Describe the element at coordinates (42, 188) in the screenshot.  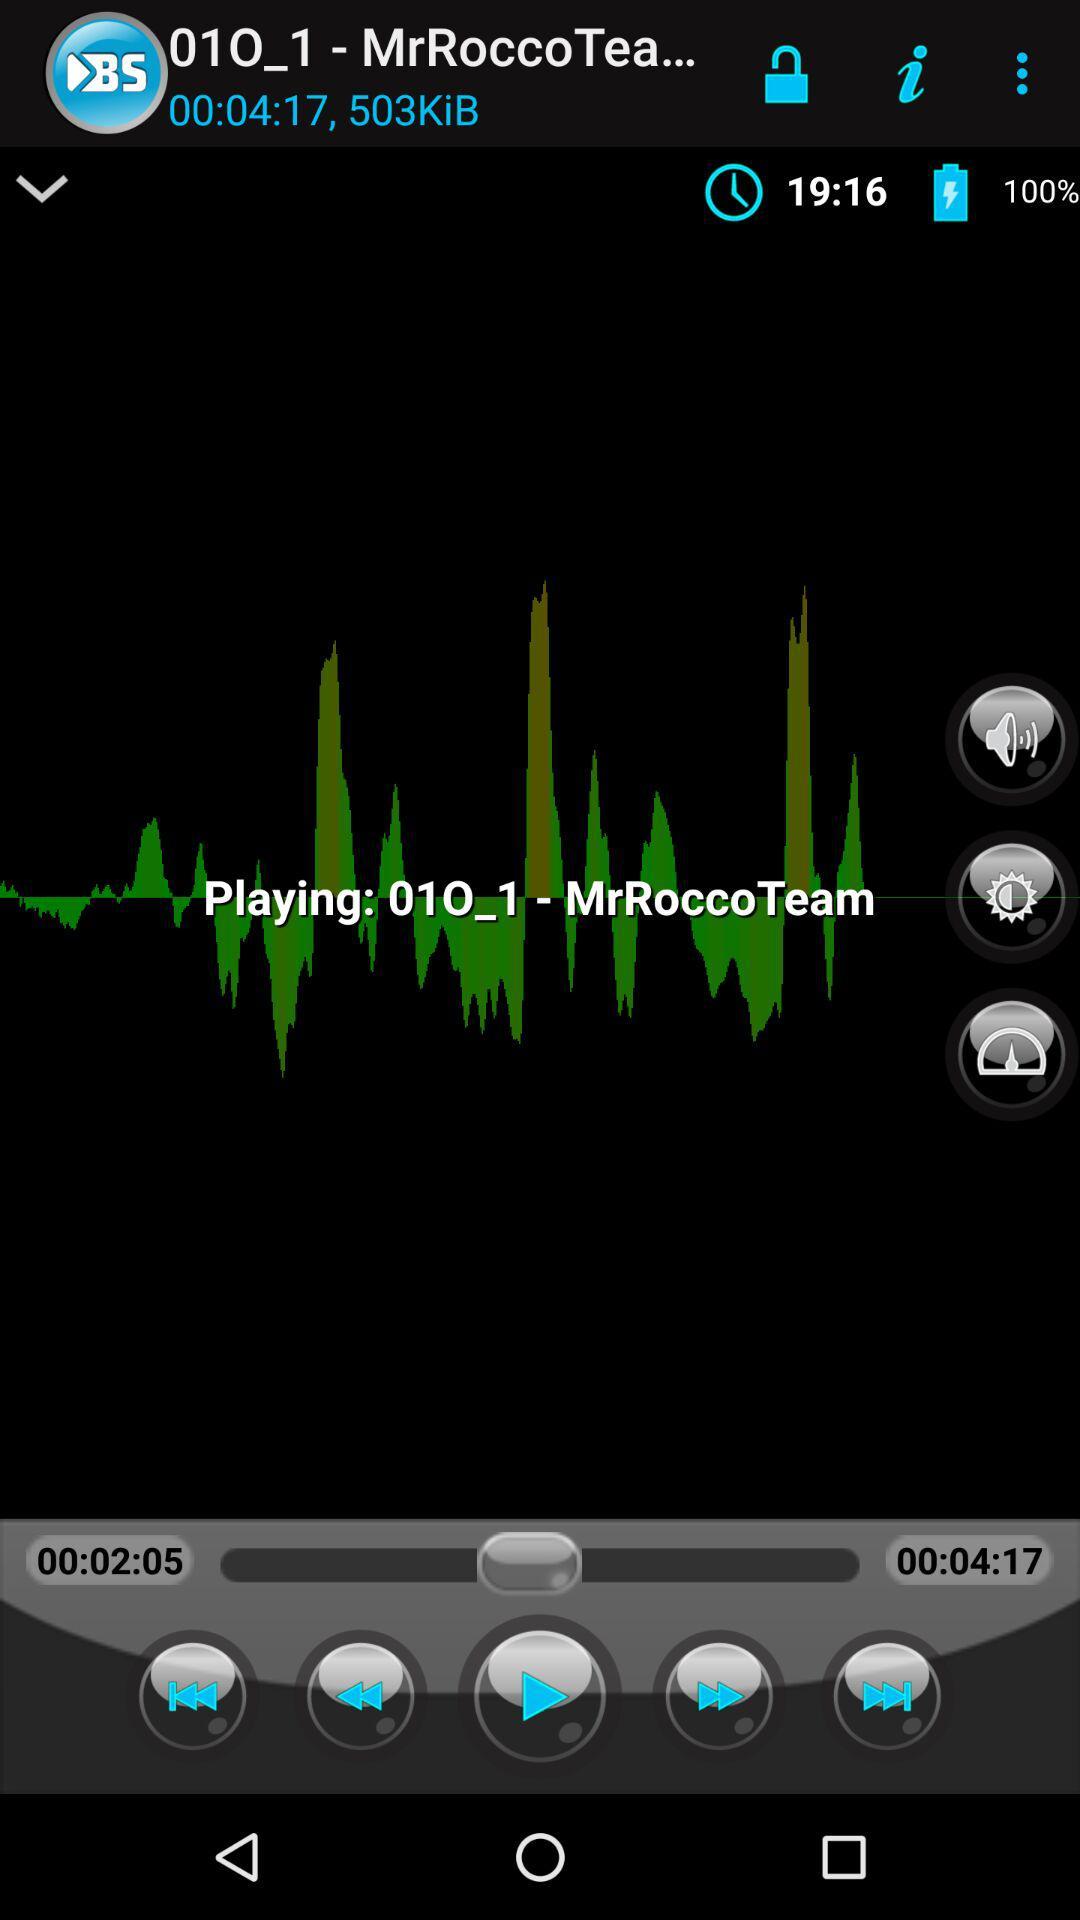
I see `item to the left of 00 04 17` at that location.